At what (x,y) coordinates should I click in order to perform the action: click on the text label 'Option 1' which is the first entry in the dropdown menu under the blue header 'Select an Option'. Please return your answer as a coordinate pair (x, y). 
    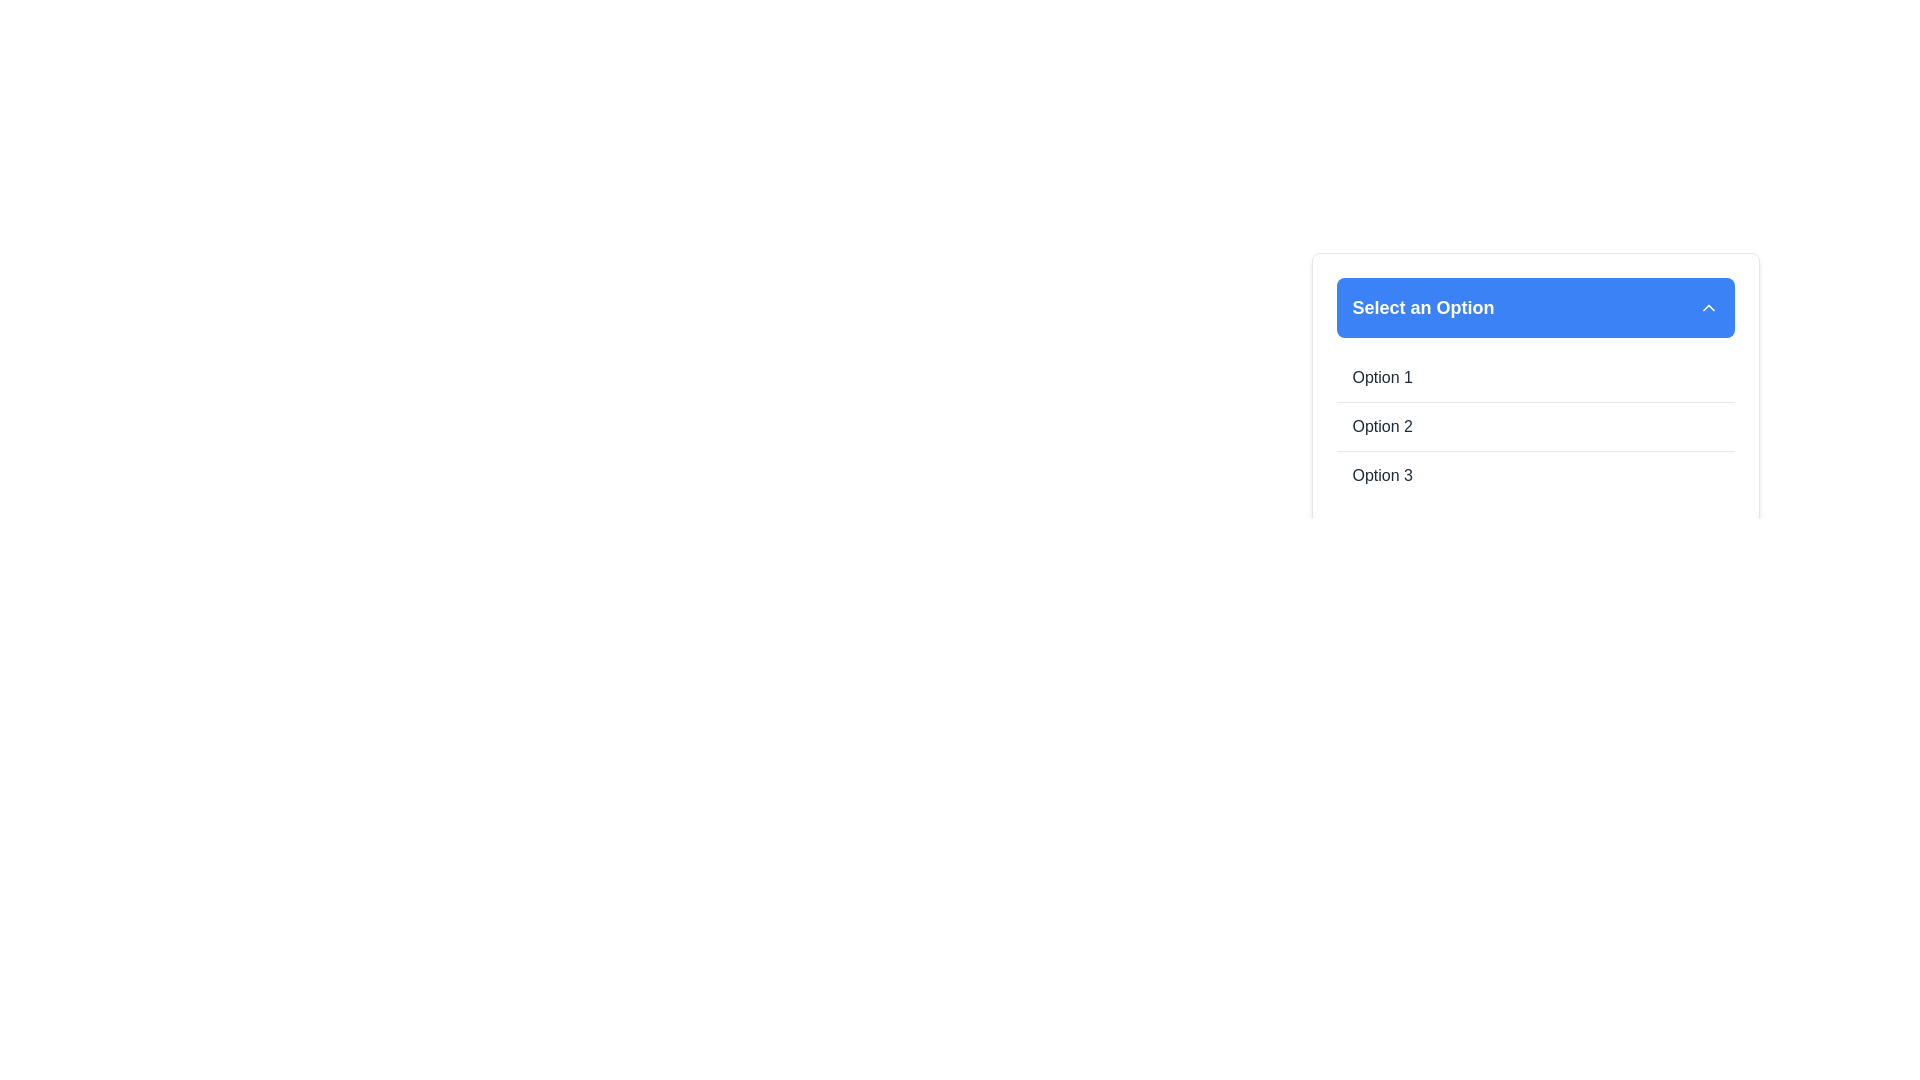
    Looking at the image, I should click on (1381, 378).